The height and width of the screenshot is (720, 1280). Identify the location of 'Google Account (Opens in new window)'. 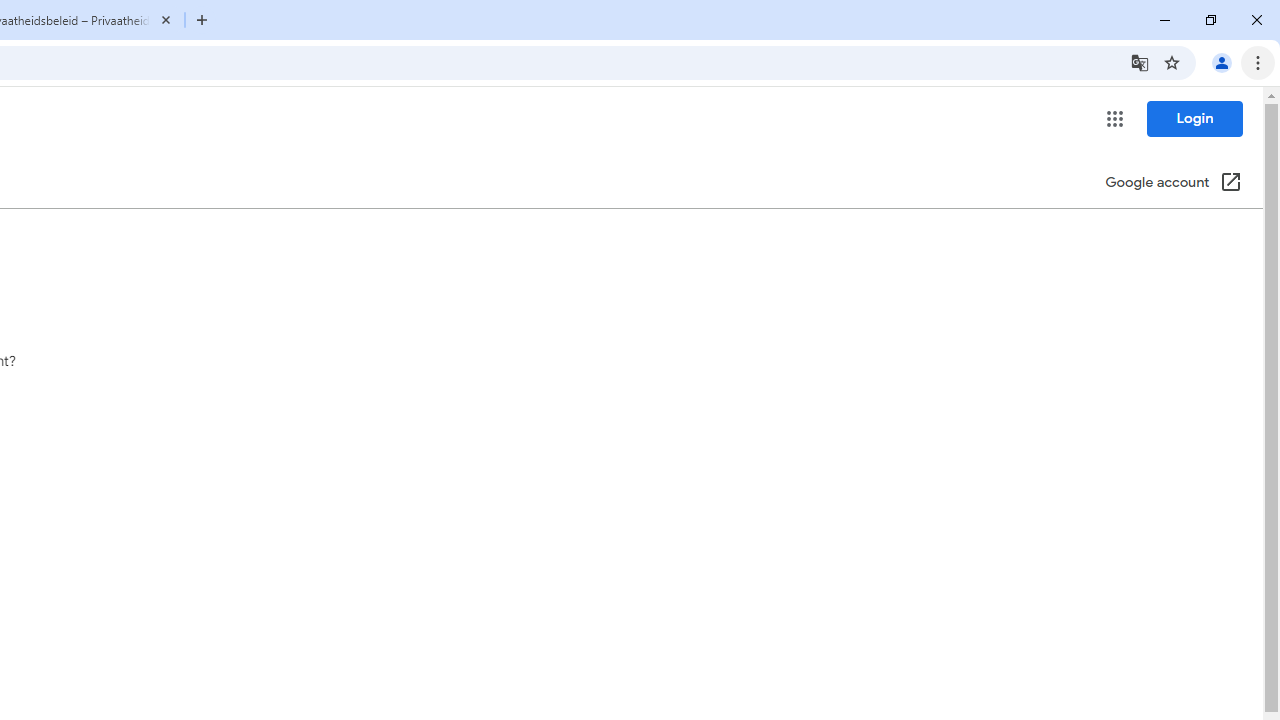
(1173, 183).